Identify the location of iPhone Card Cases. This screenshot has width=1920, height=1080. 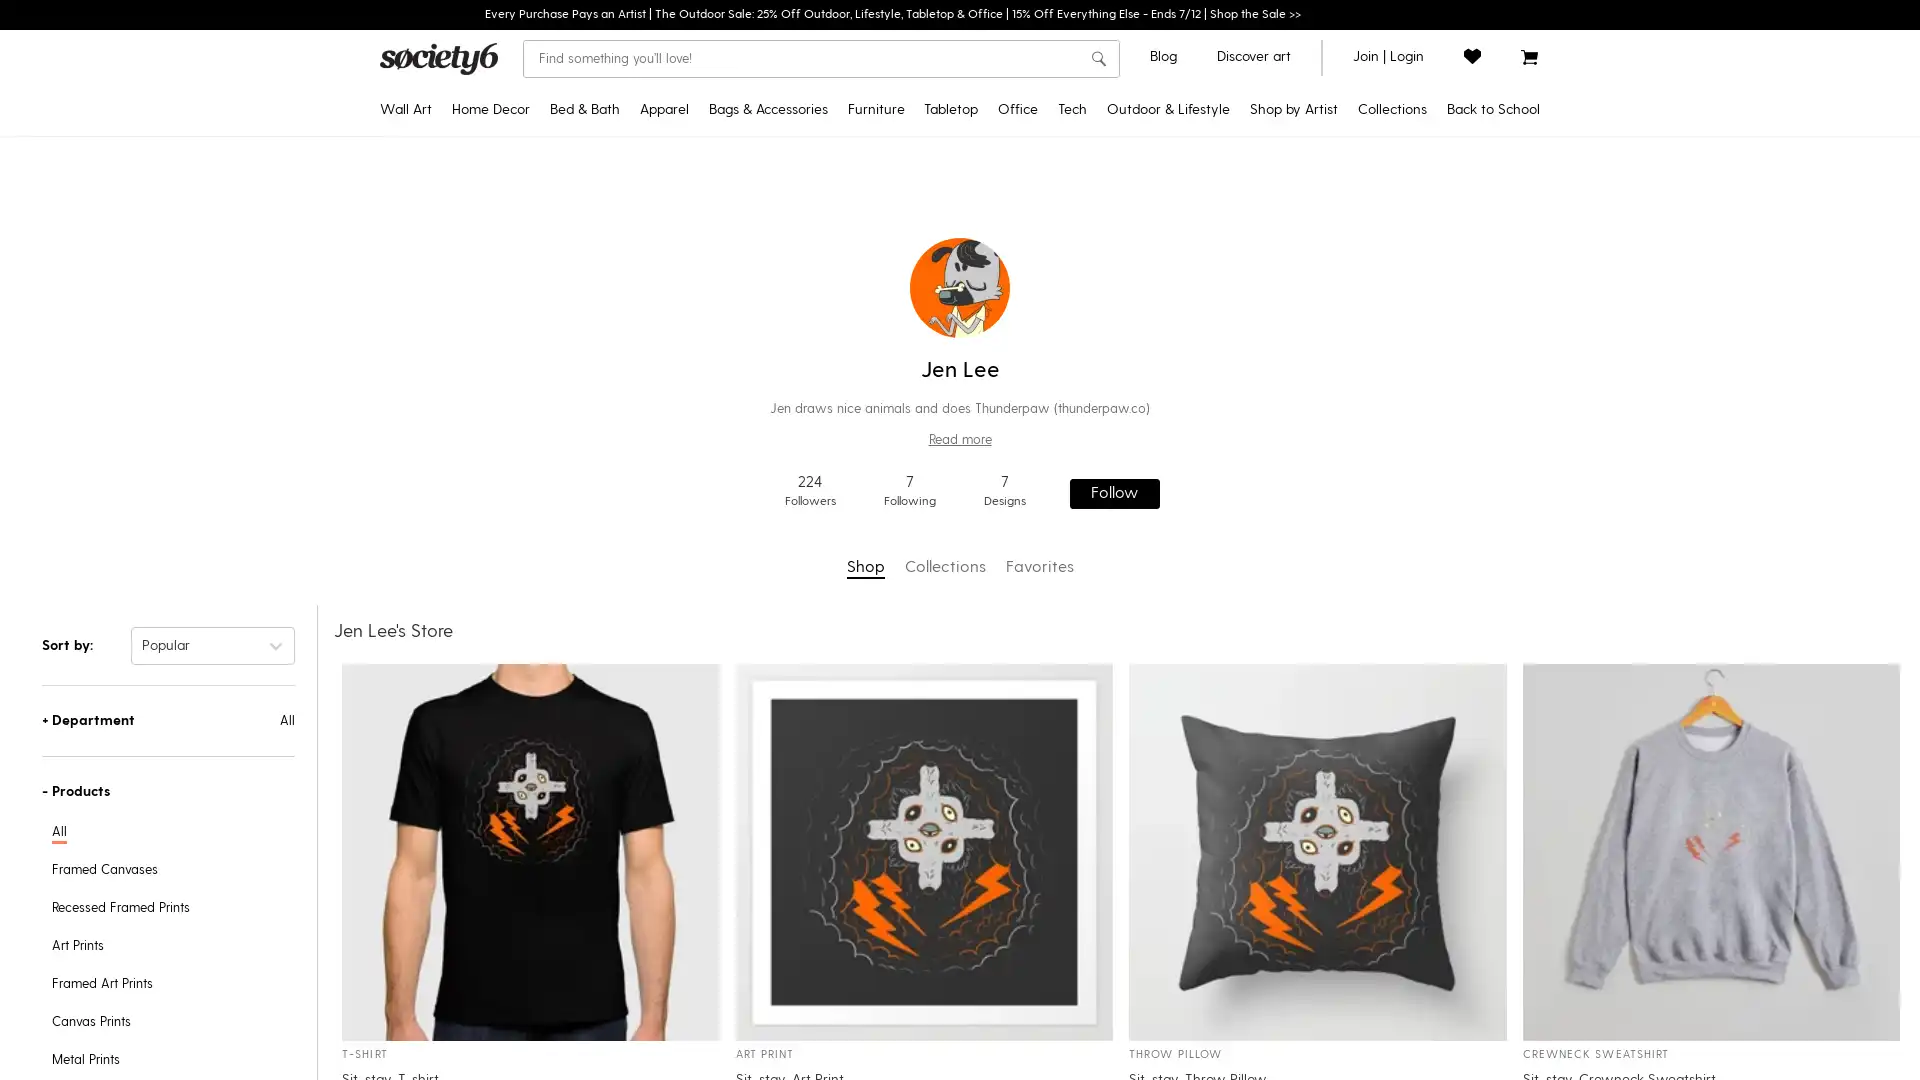
(1143, 289).